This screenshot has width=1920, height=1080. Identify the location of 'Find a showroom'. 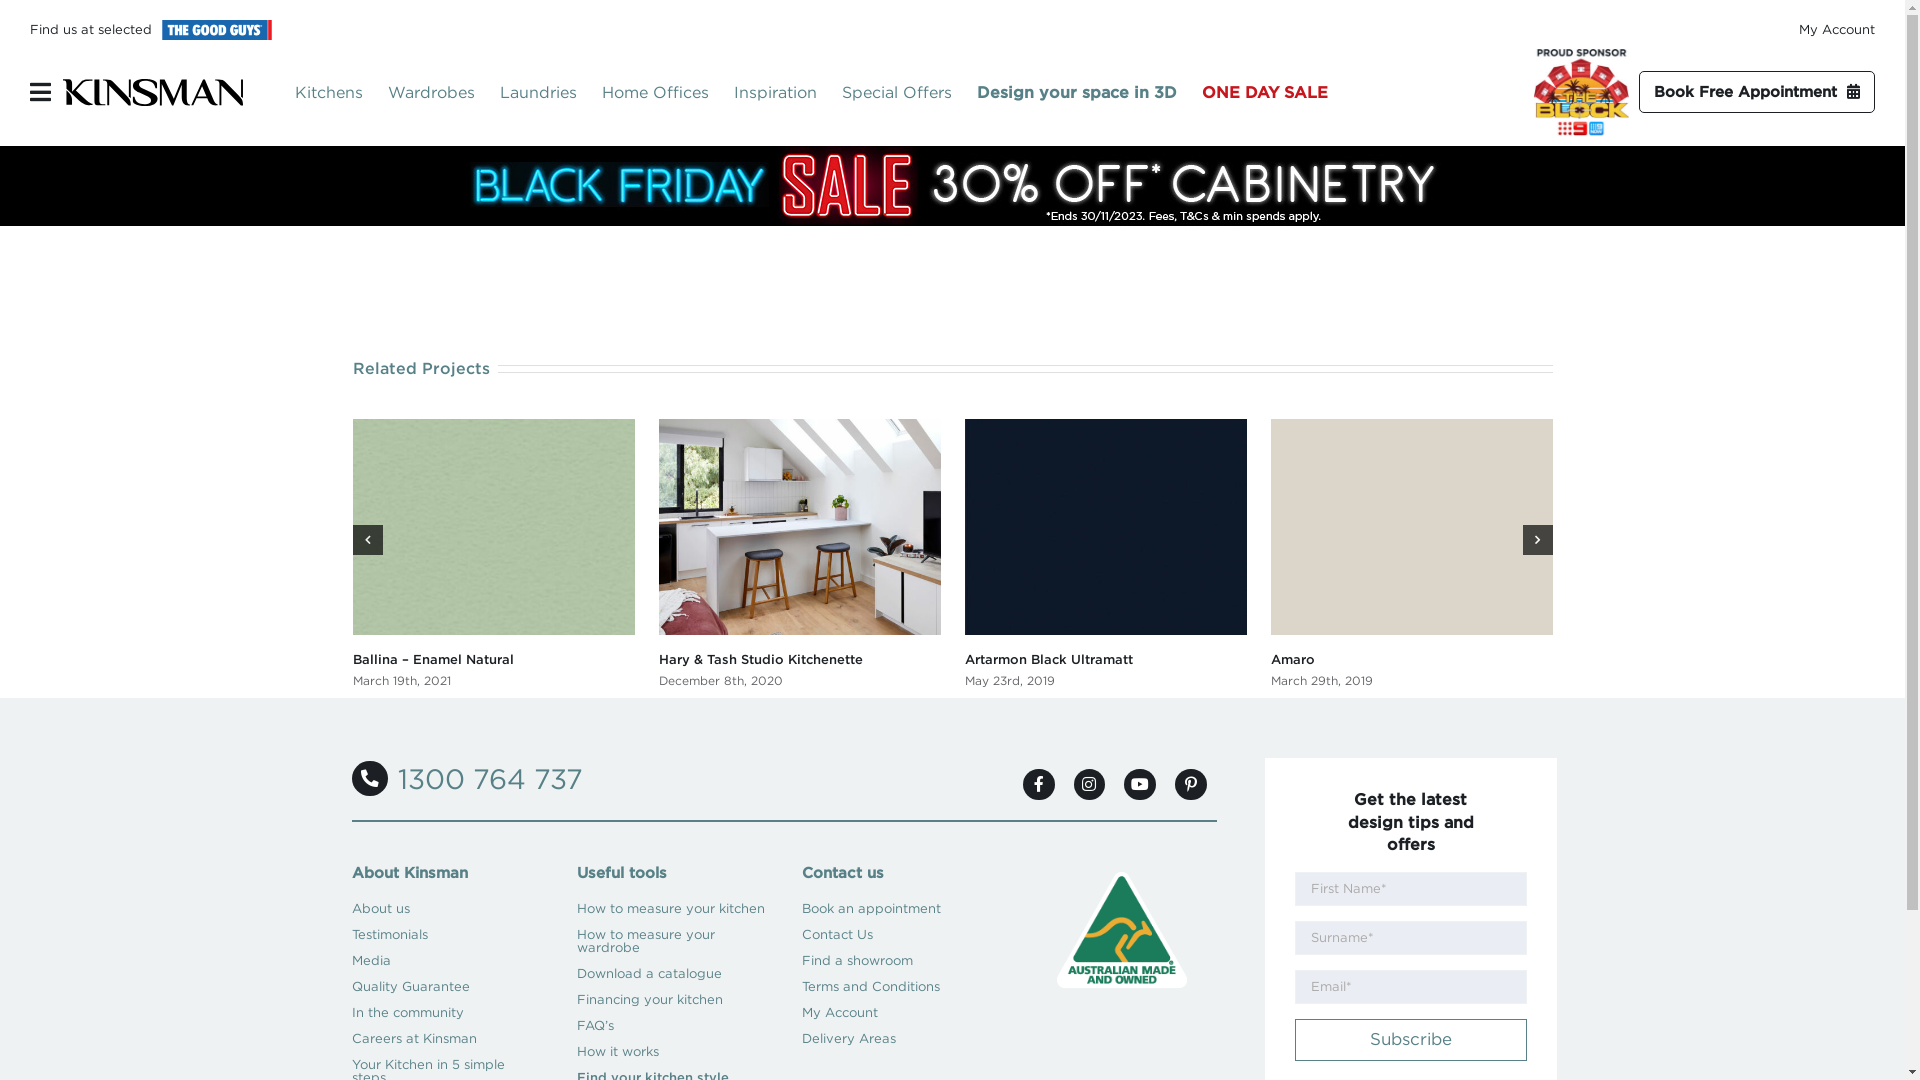
(801, 959).